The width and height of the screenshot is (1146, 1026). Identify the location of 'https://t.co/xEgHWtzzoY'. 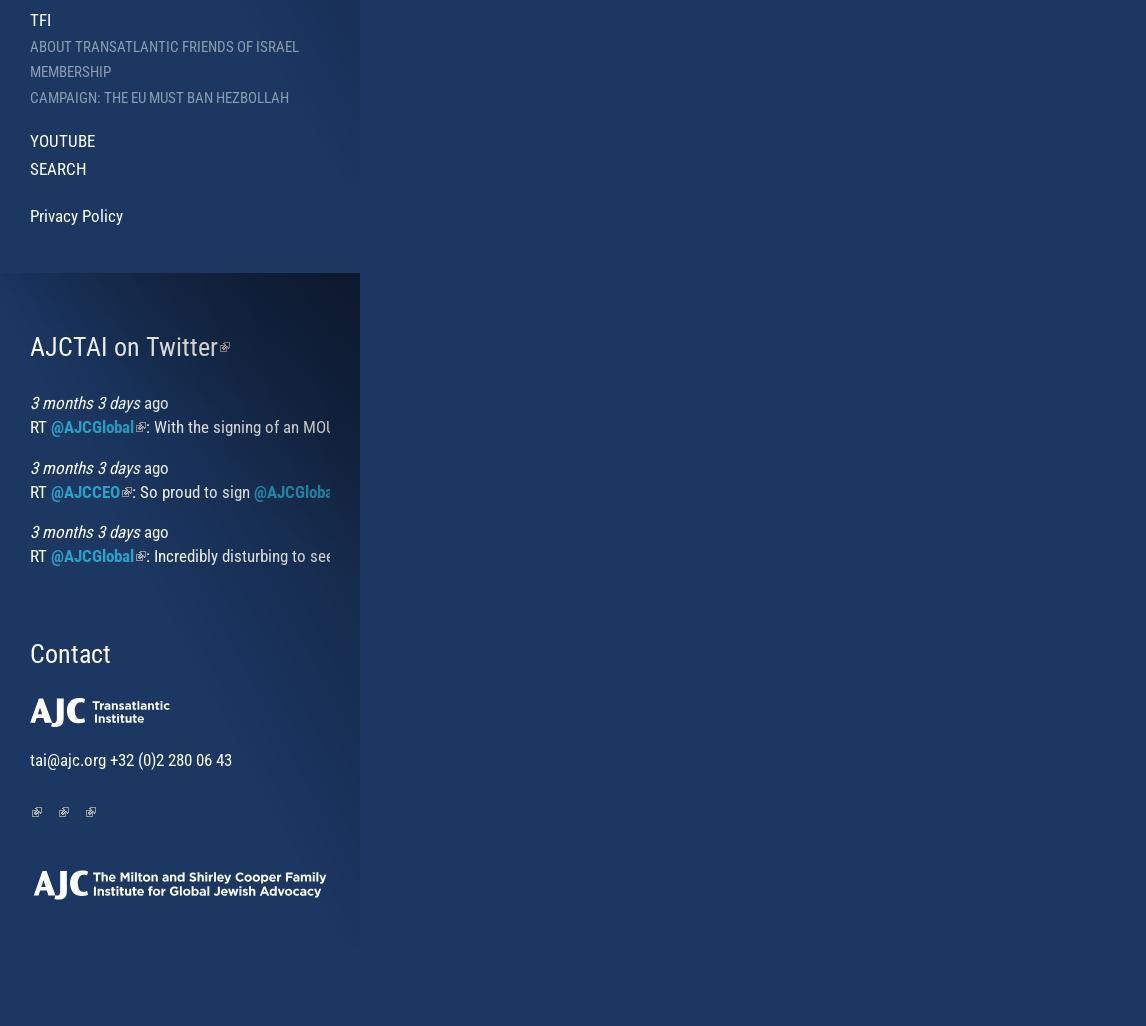
(1056, 490).